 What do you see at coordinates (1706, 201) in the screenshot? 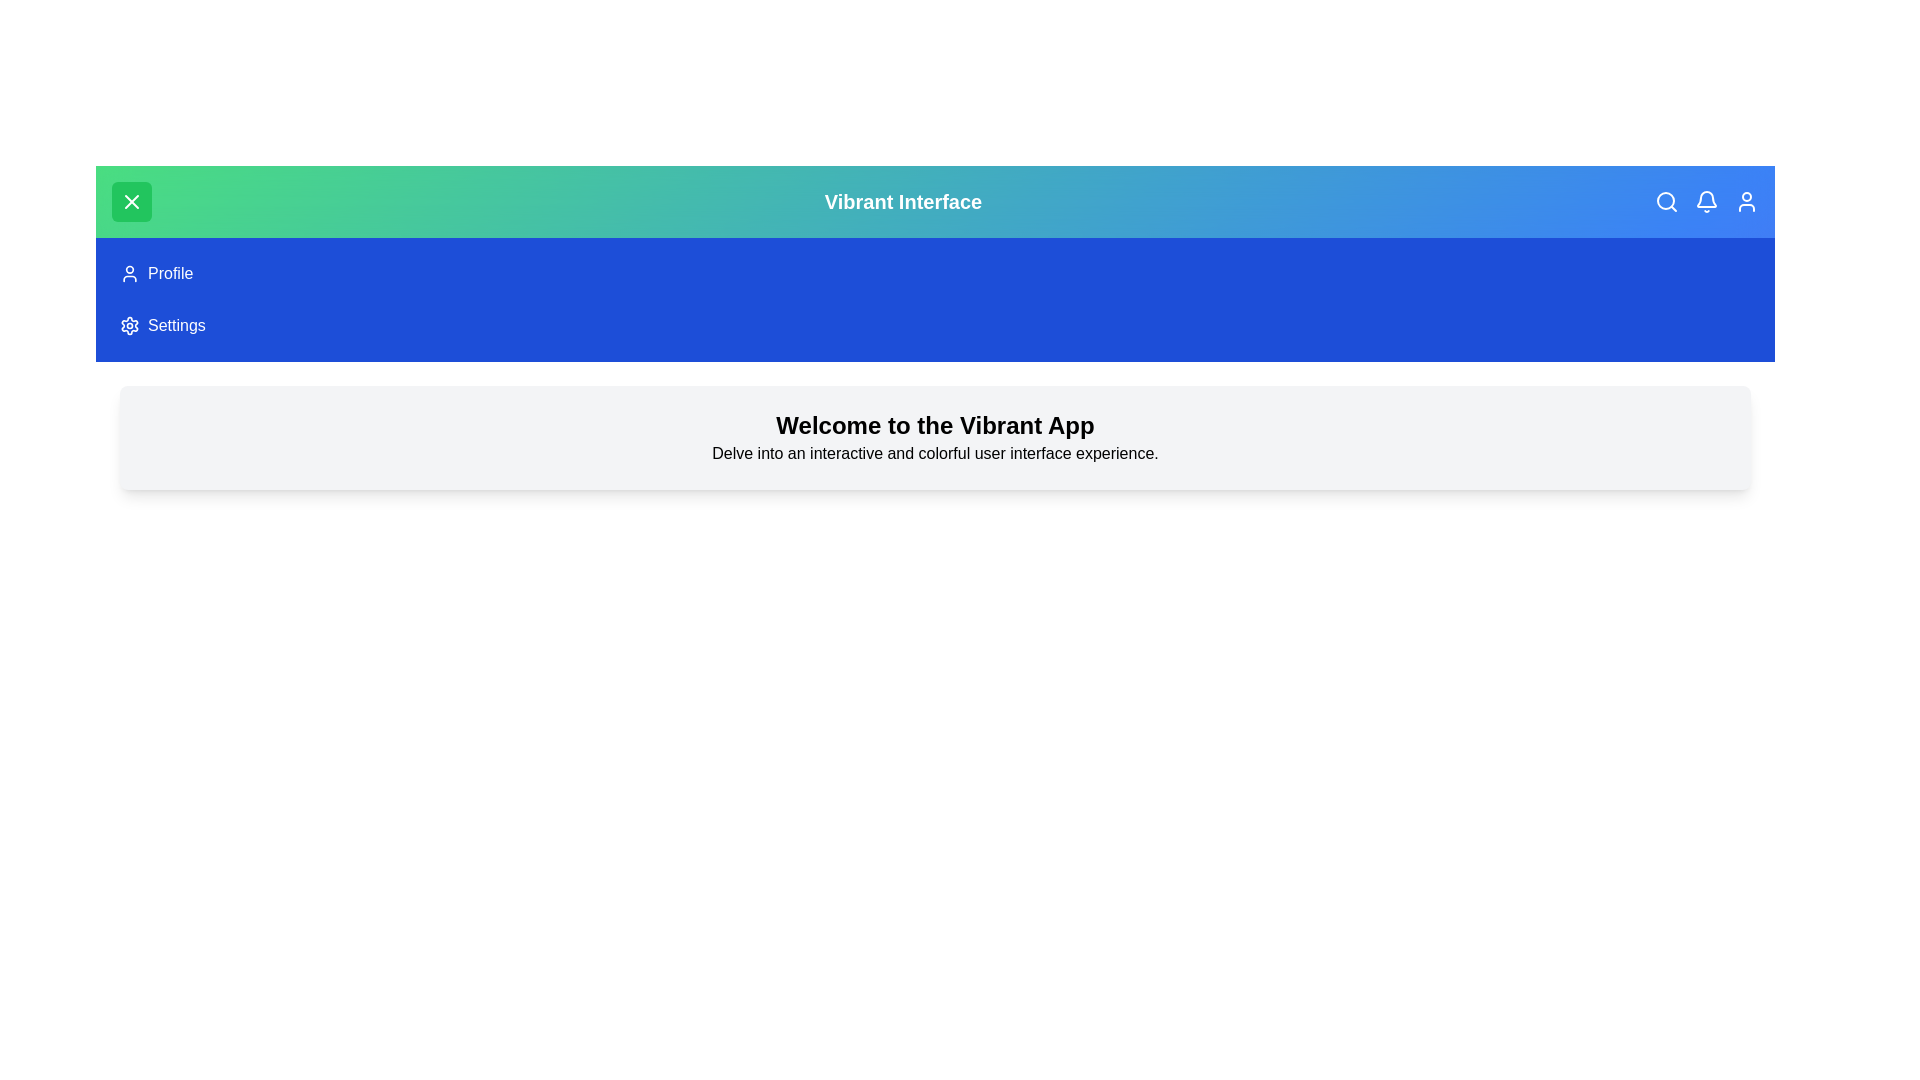
I see `the notification icon (bell icon) to interact with it` at bounding box center [1706, 201].